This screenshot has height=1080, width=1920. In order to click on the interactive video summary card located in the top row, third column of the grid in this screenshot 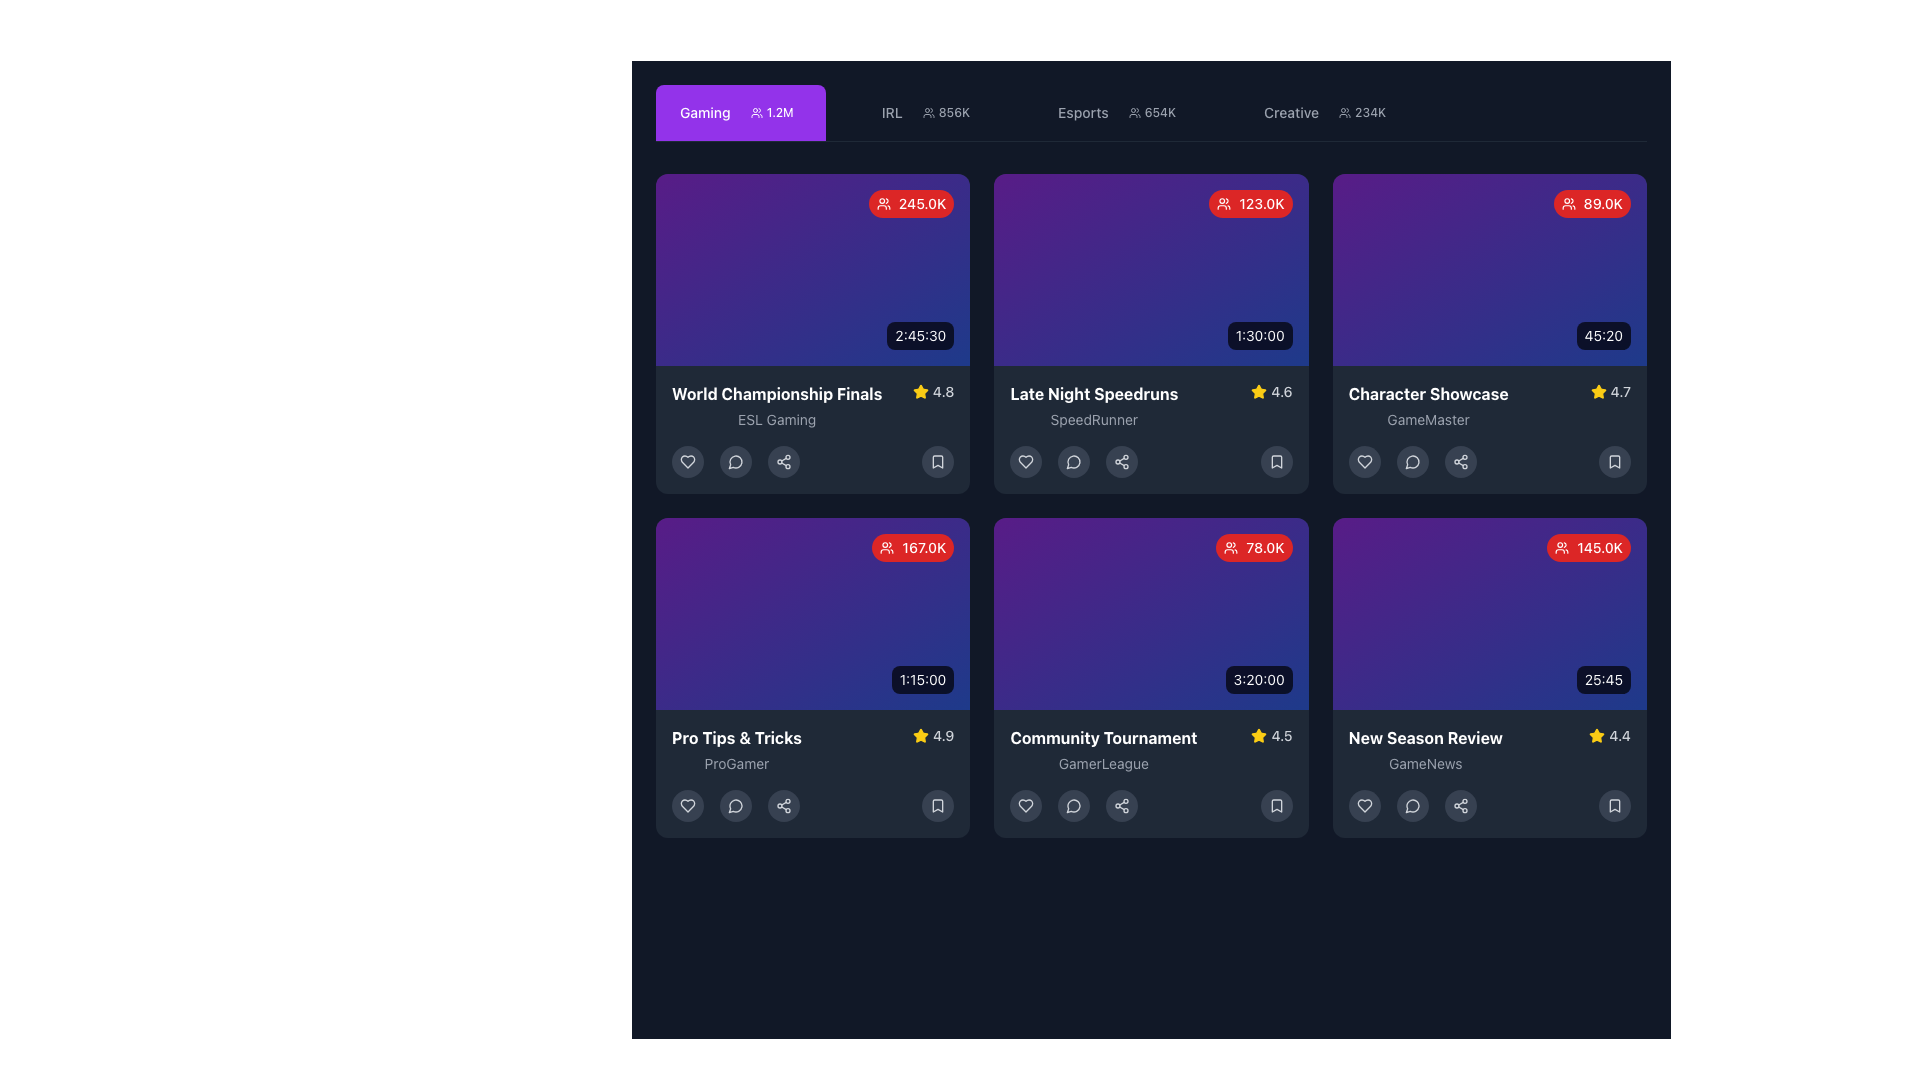, I will do `click(1489, 333)`.